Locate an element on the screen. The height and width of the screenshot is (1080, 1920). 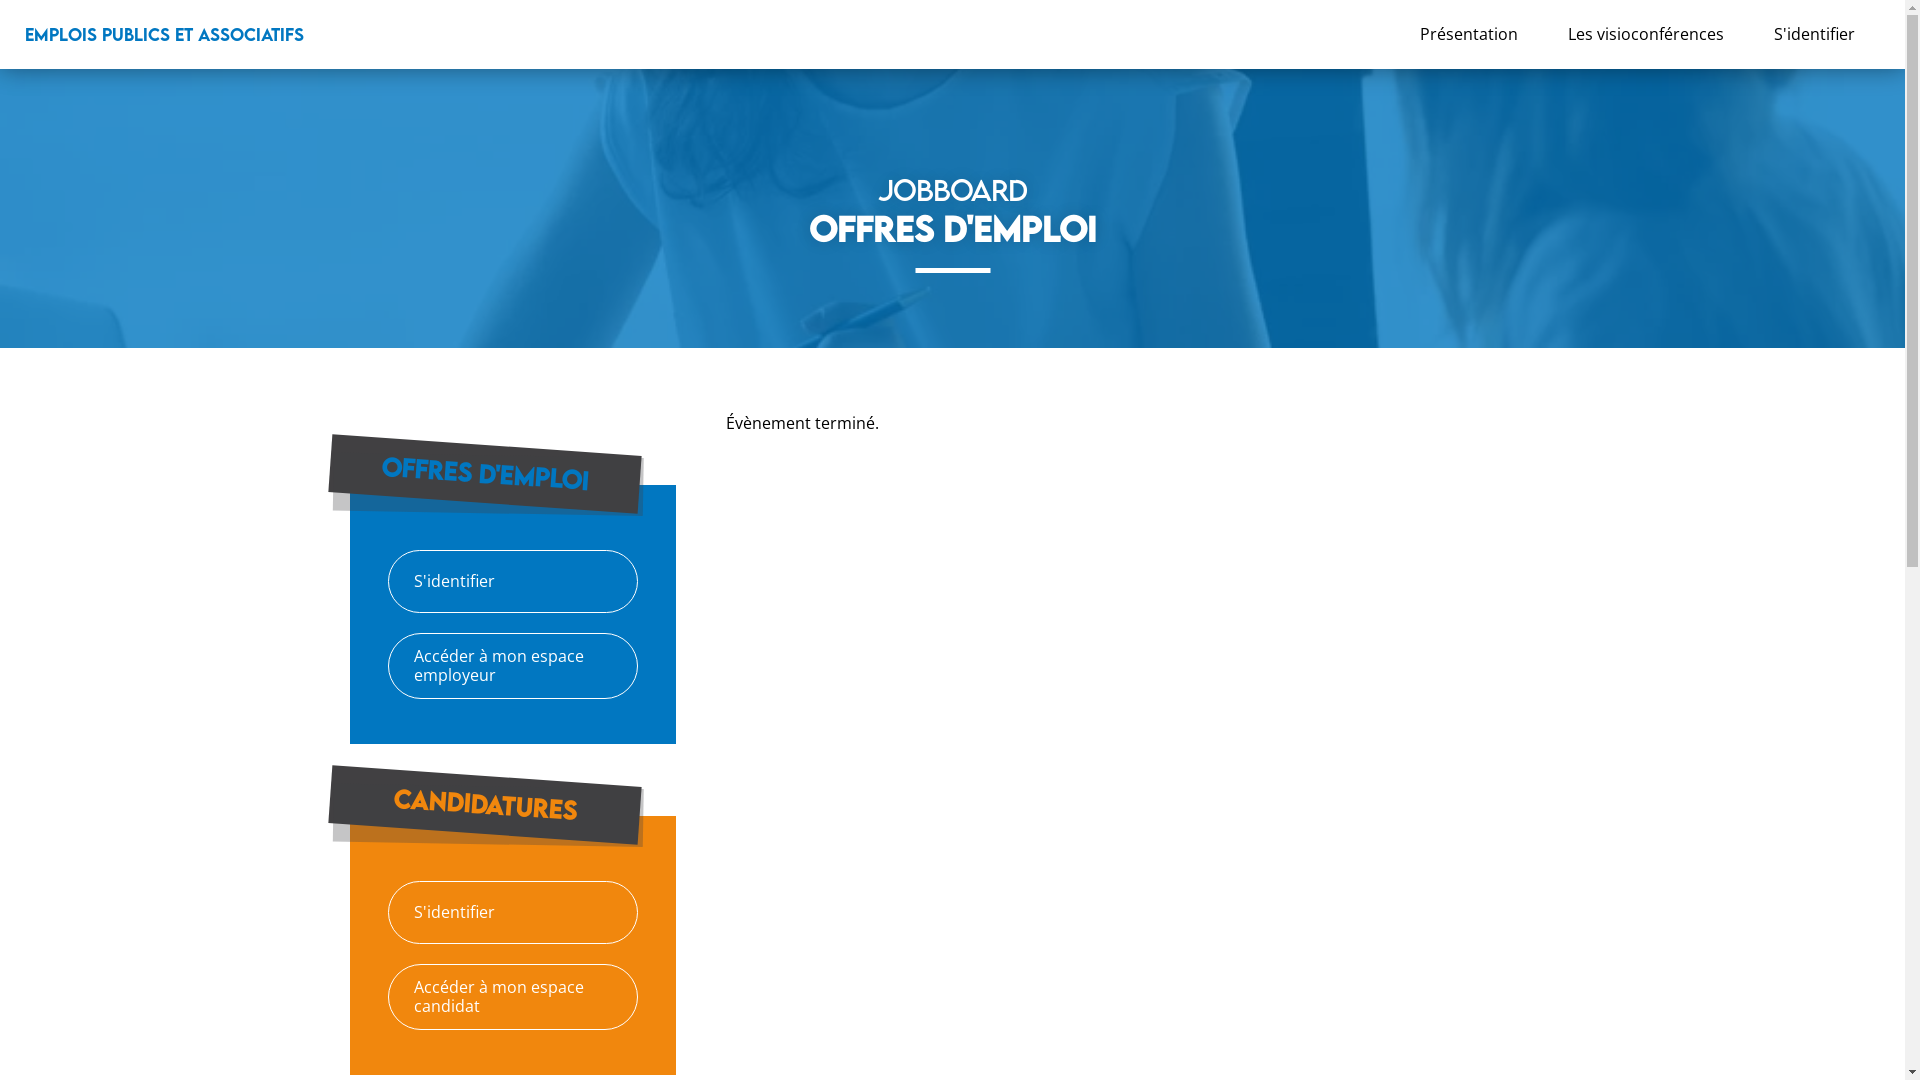
'EMPLOIS PUBLICS ET ASSOCIATIFS' is located at coordinates (164, 34).